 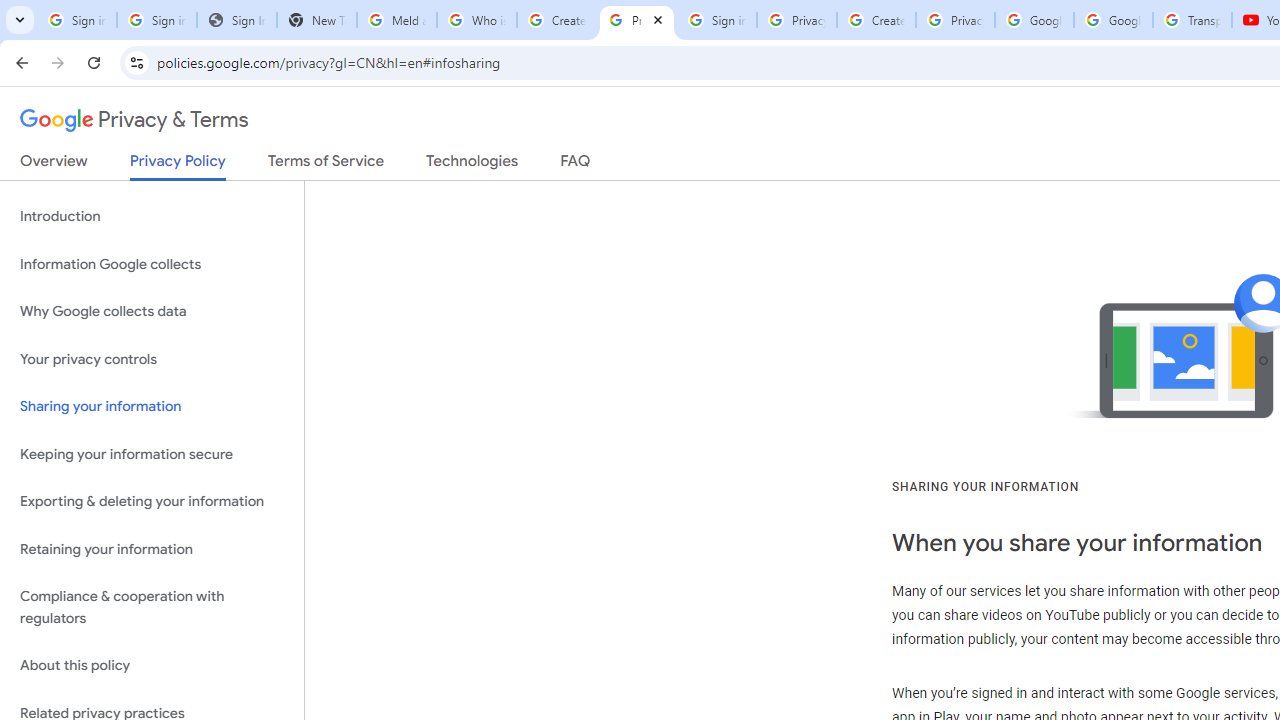 I want to click on 'Sign in - Google Accounts', so click(x=716, y=20).